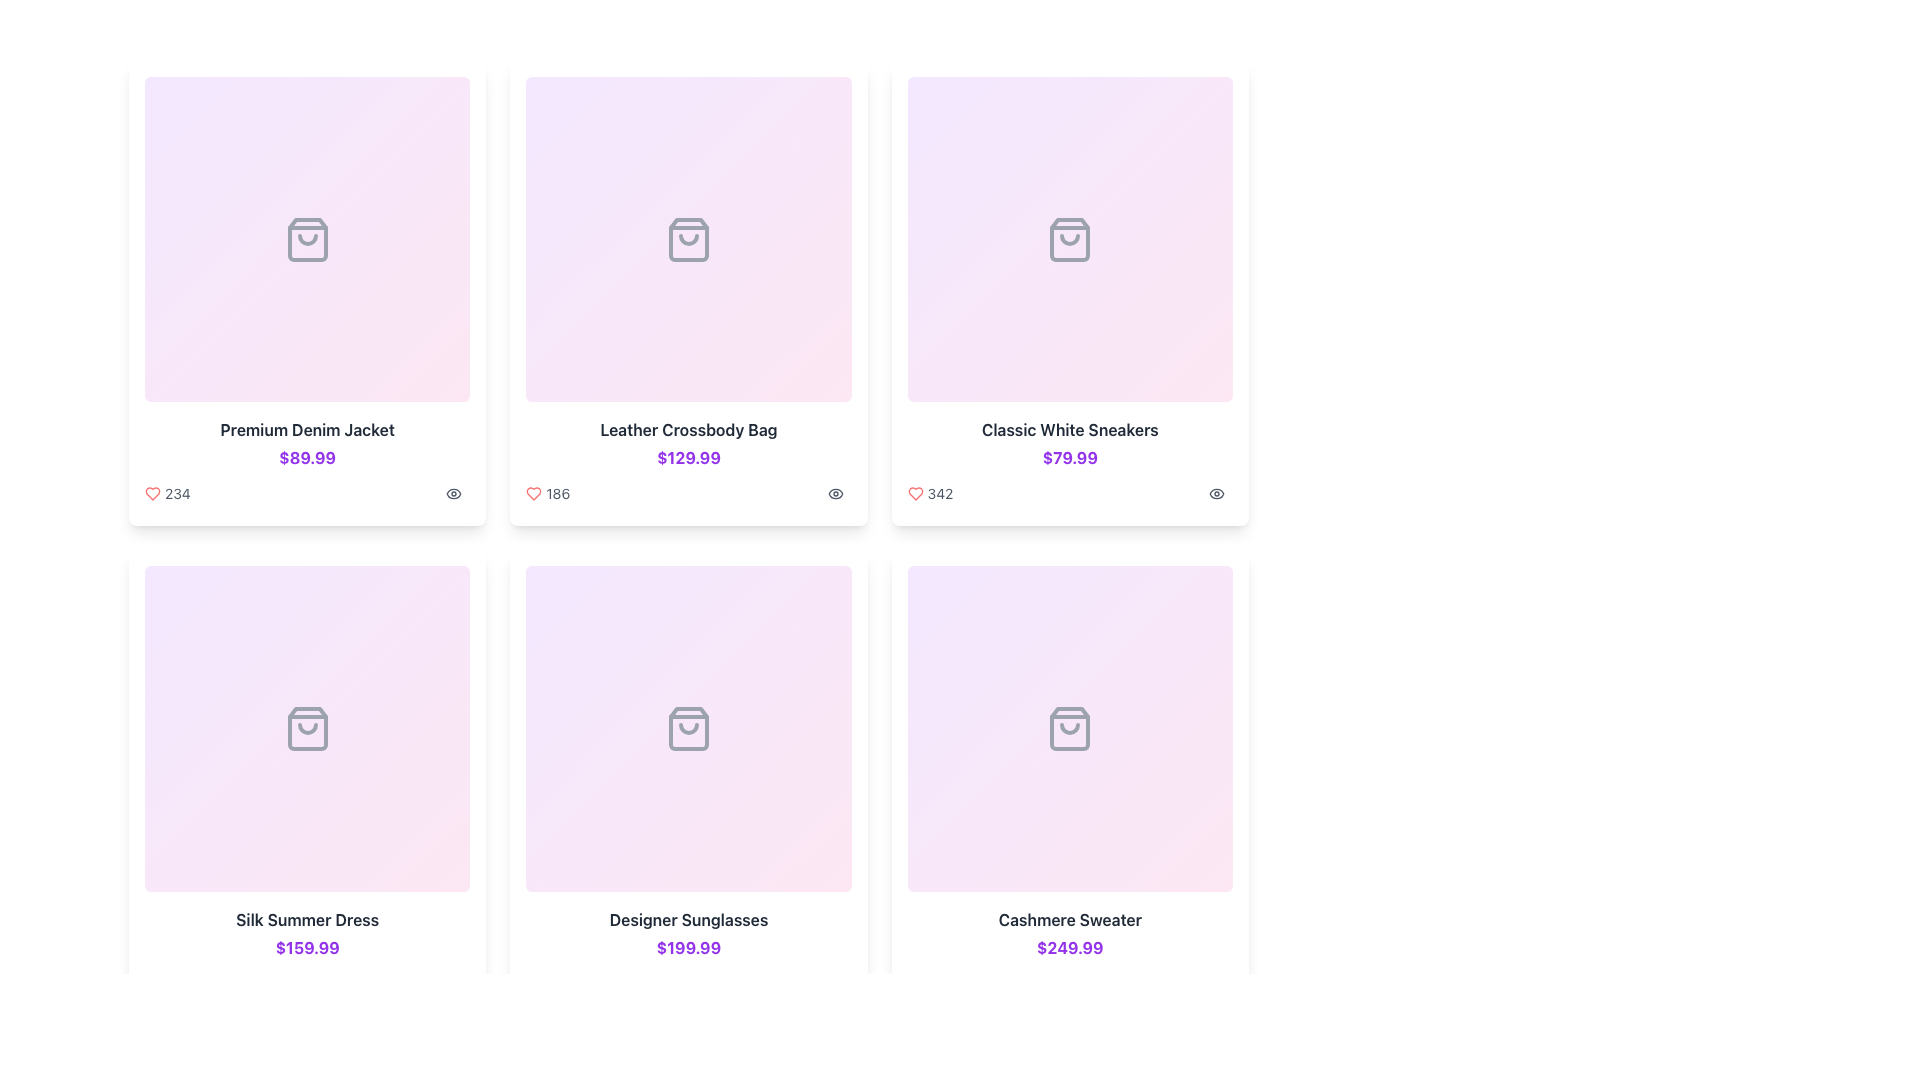 The width and height of the screenshot is (1920, 1080). What do you see at coordinates (306, 238) in the screenshot?
I see `the gray-colored shopping bag icon with rounded edges located in the upper-left card of a grid layout, centered above the text 'Premium Denim Jacket' and the price` at bounding box center [306, 238].